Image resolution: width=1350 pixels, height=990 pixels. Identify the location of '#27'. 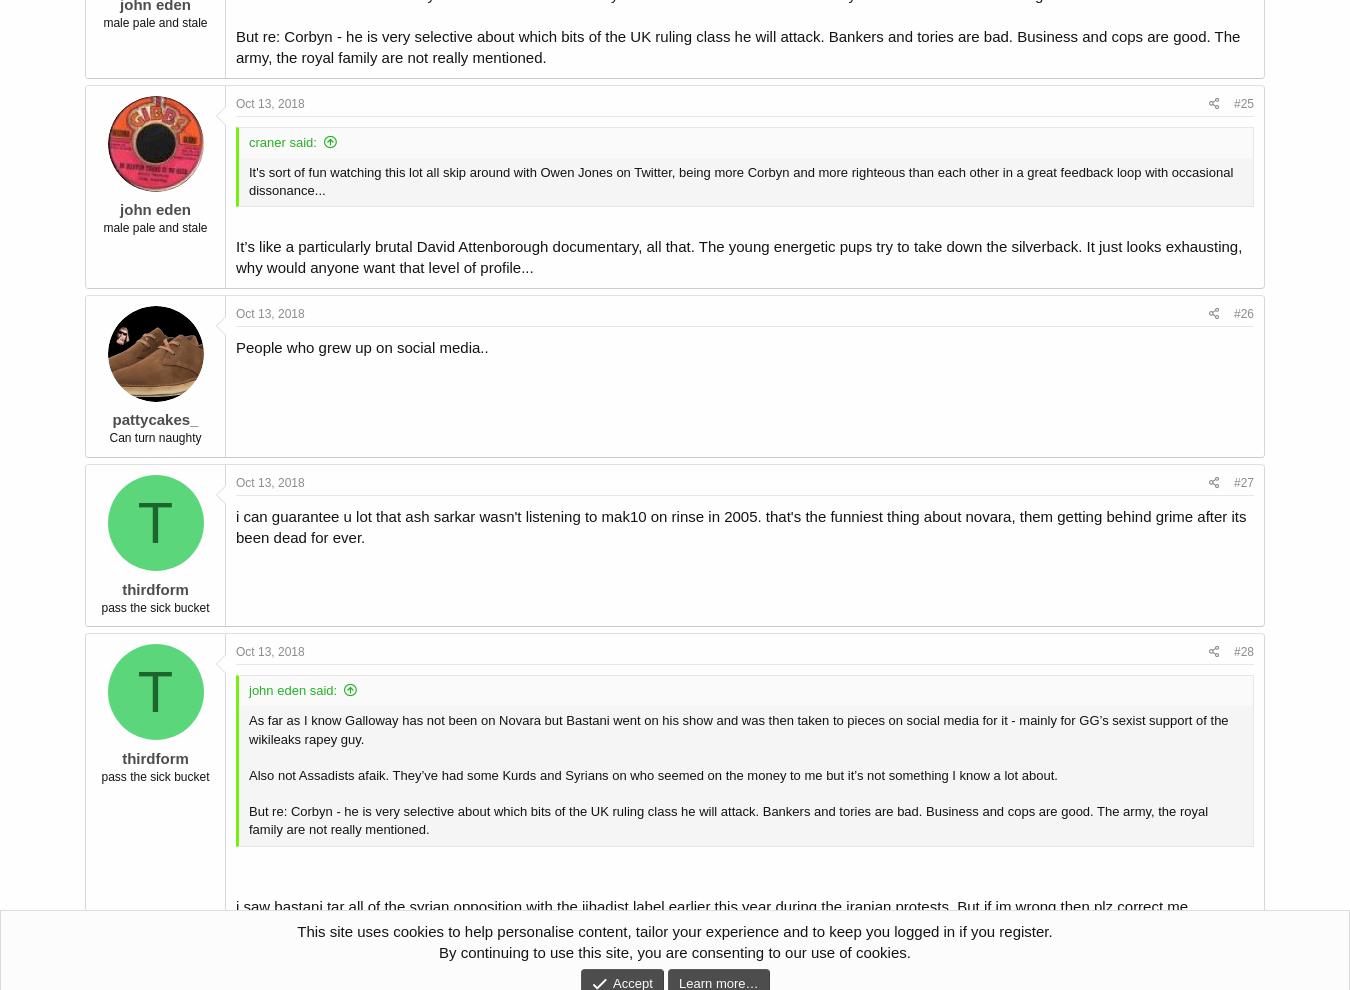
(1243, 483).